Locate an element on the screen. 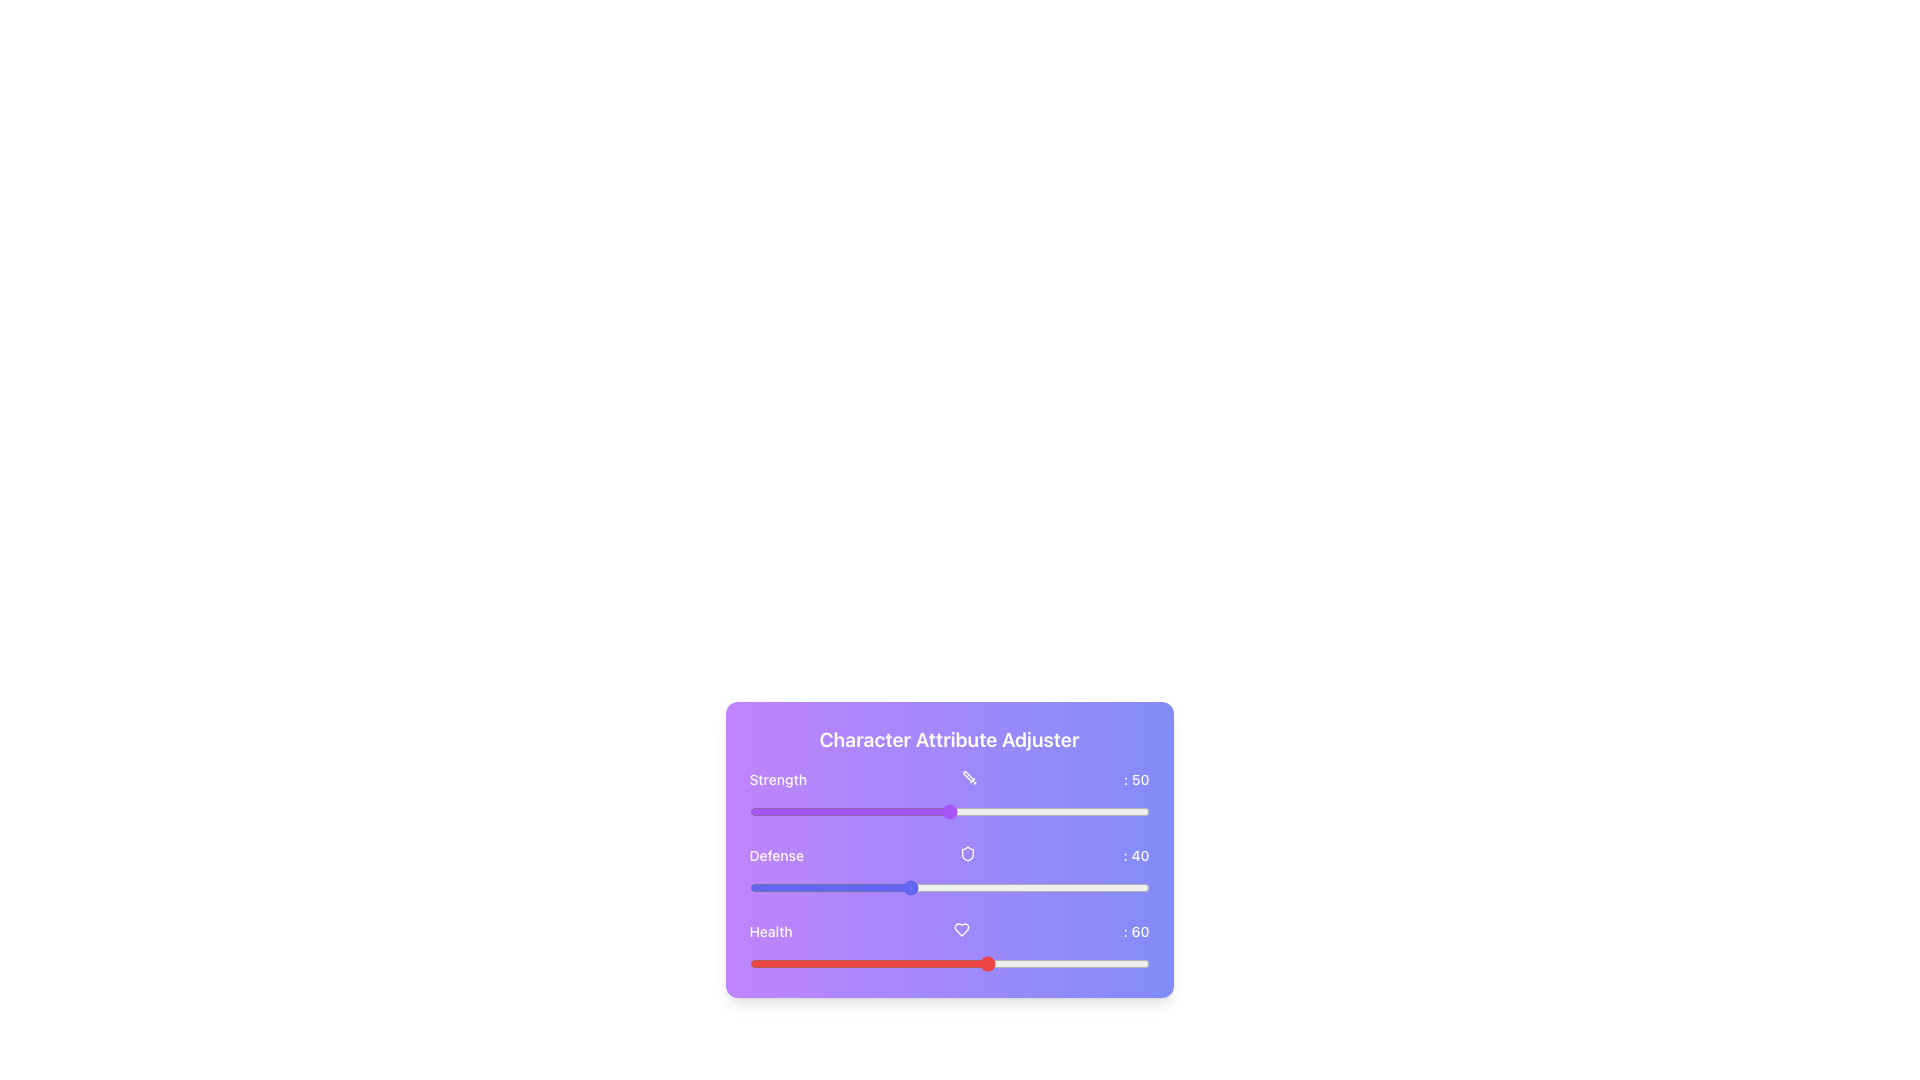 Image resolution: width=1920 pixels, height=1080 pixels. the slider value is located at coordinates (1037, 886).